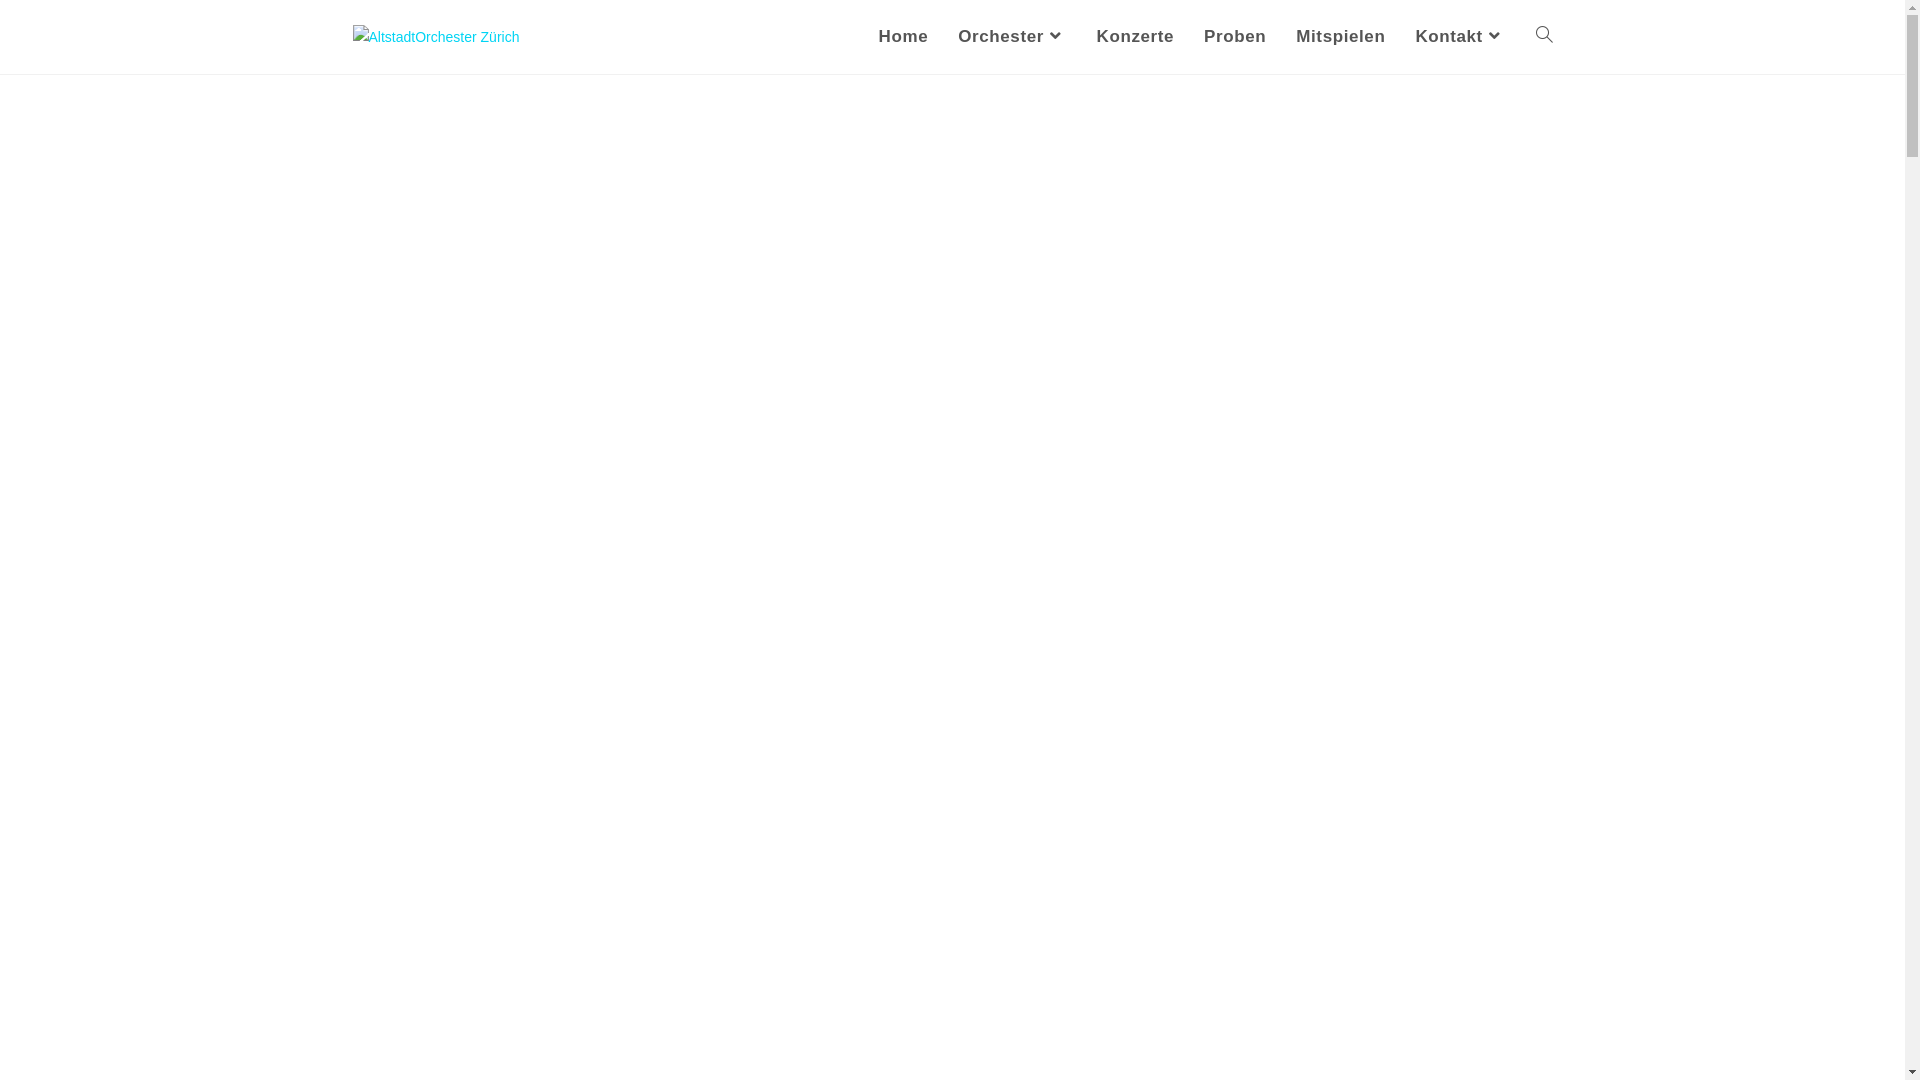 This screenshot has height=1080, width=1920. I want to click on 'Proben', so click(1233, 37).